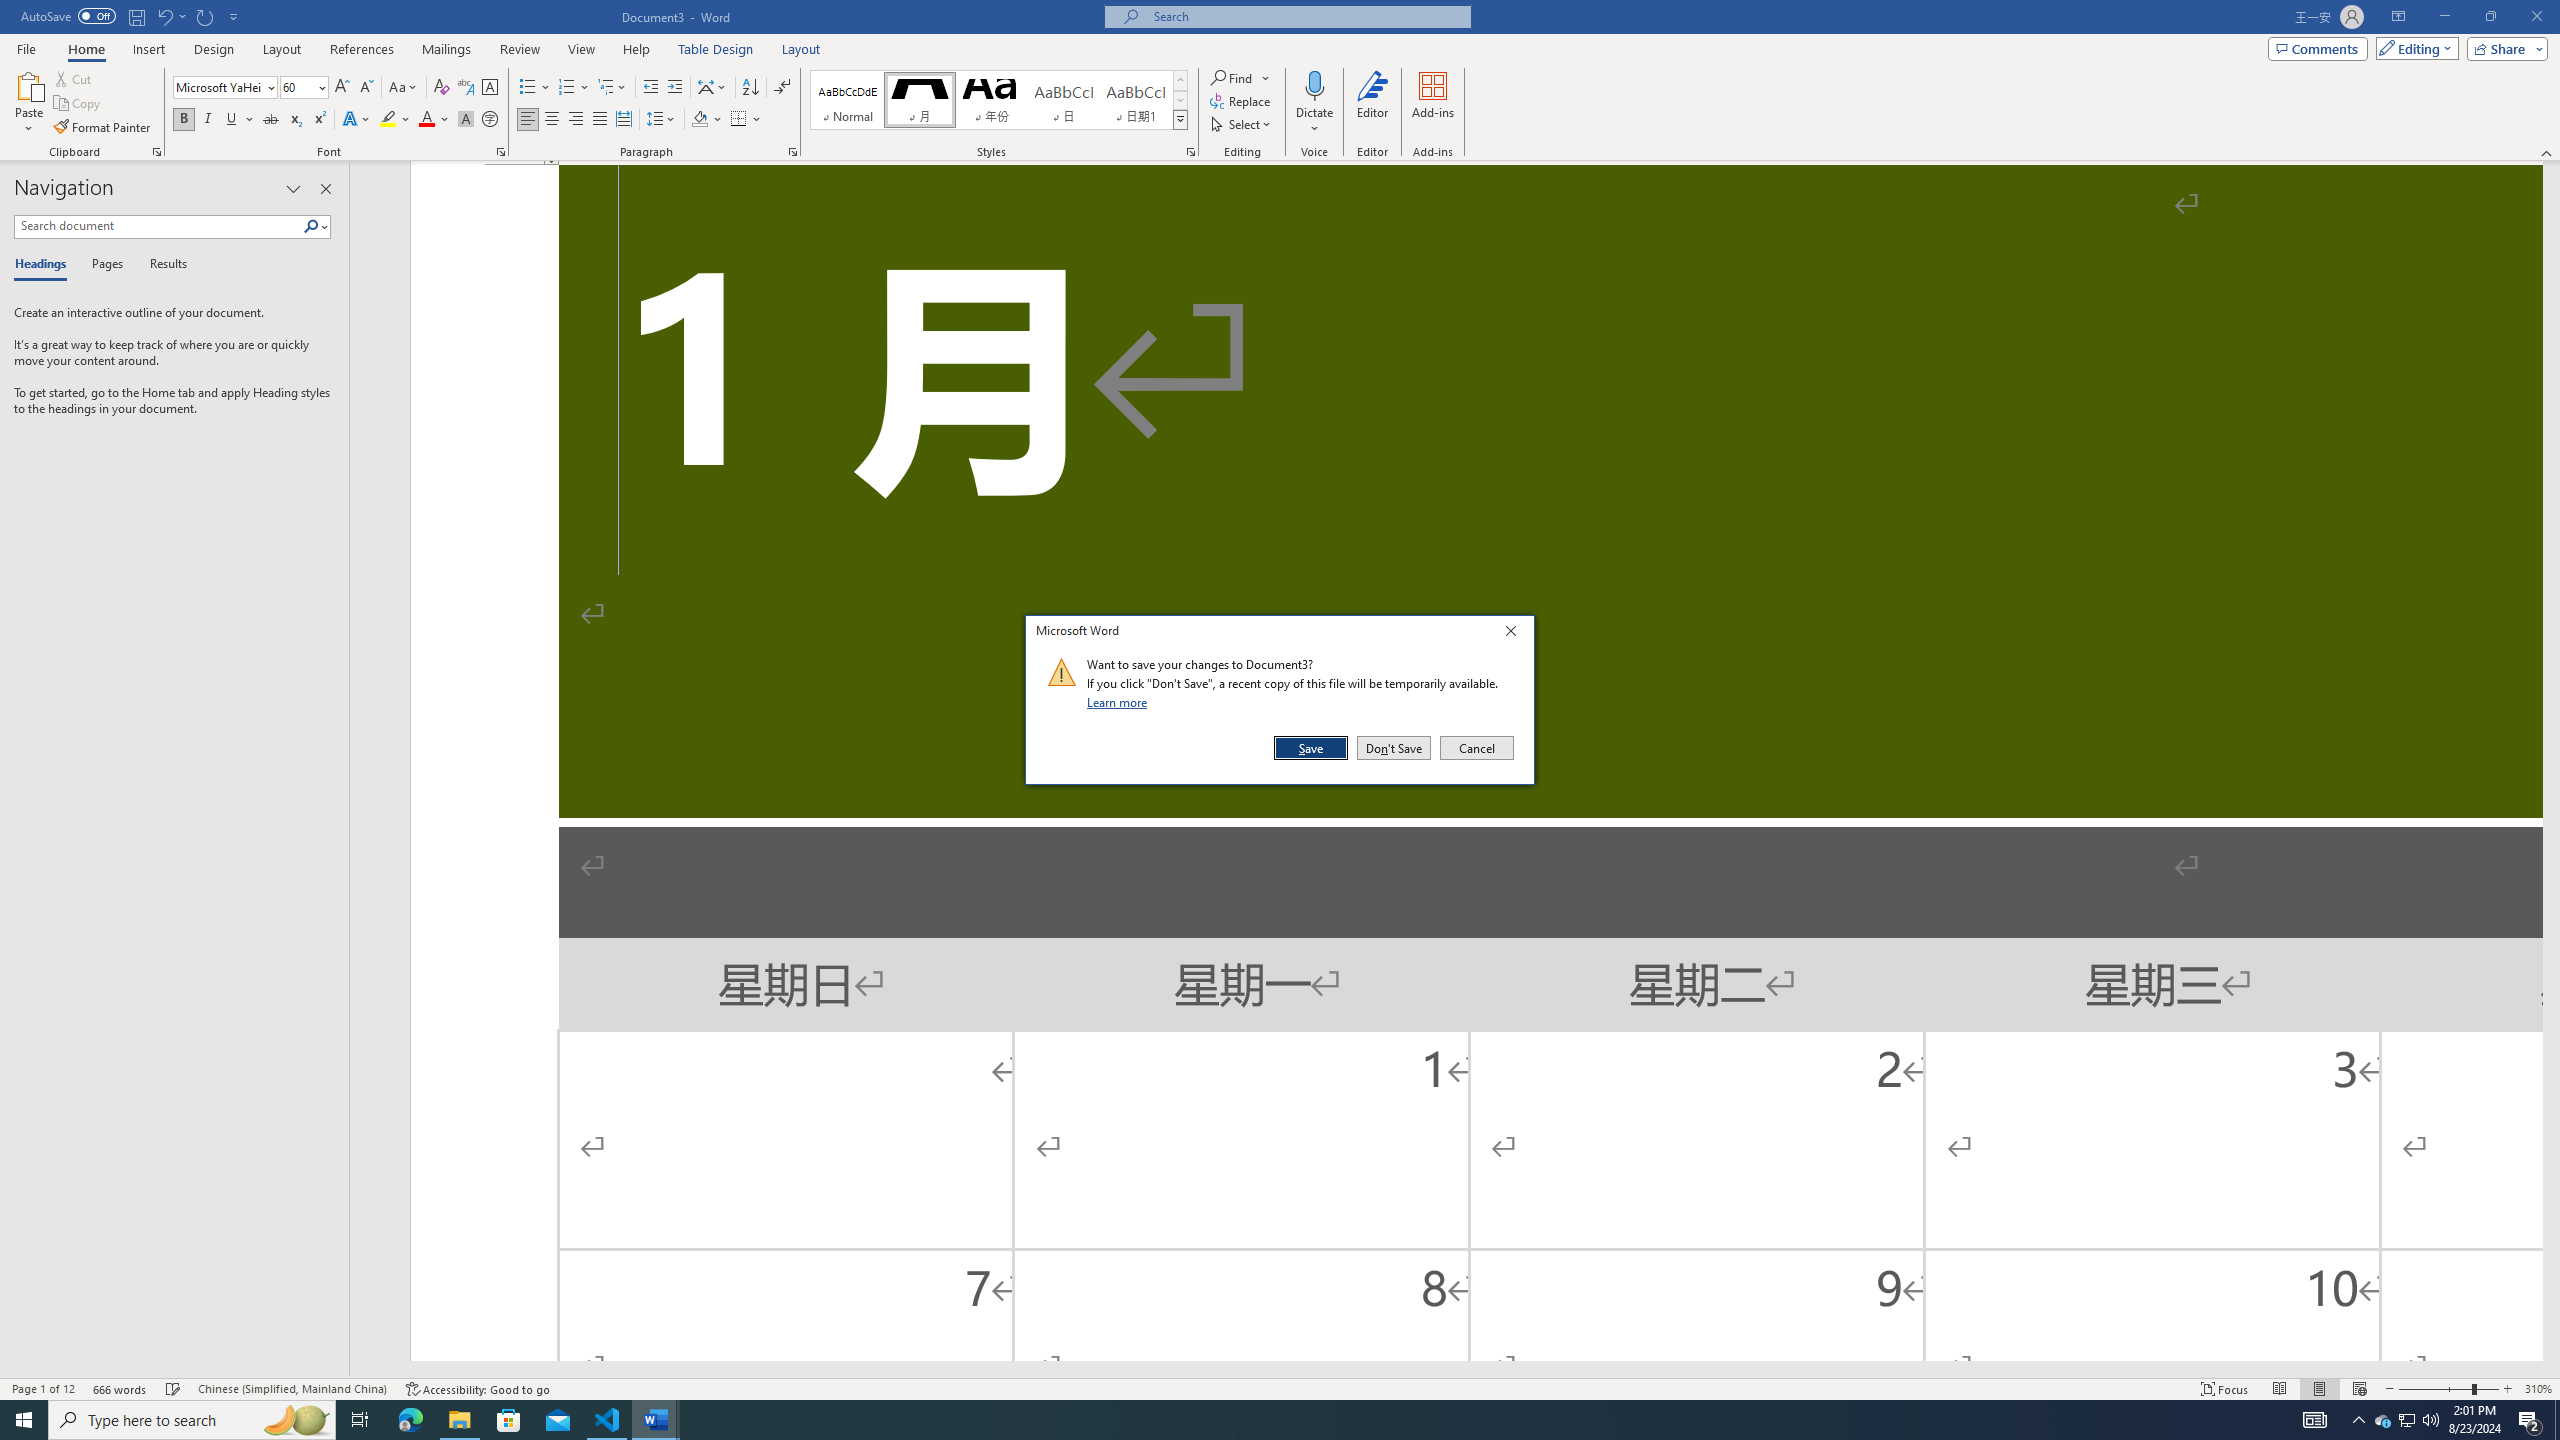  What do you see at coordinates (103, 264) in the screenshot?
I see `'Pages'` at bounding box center [103, 264].